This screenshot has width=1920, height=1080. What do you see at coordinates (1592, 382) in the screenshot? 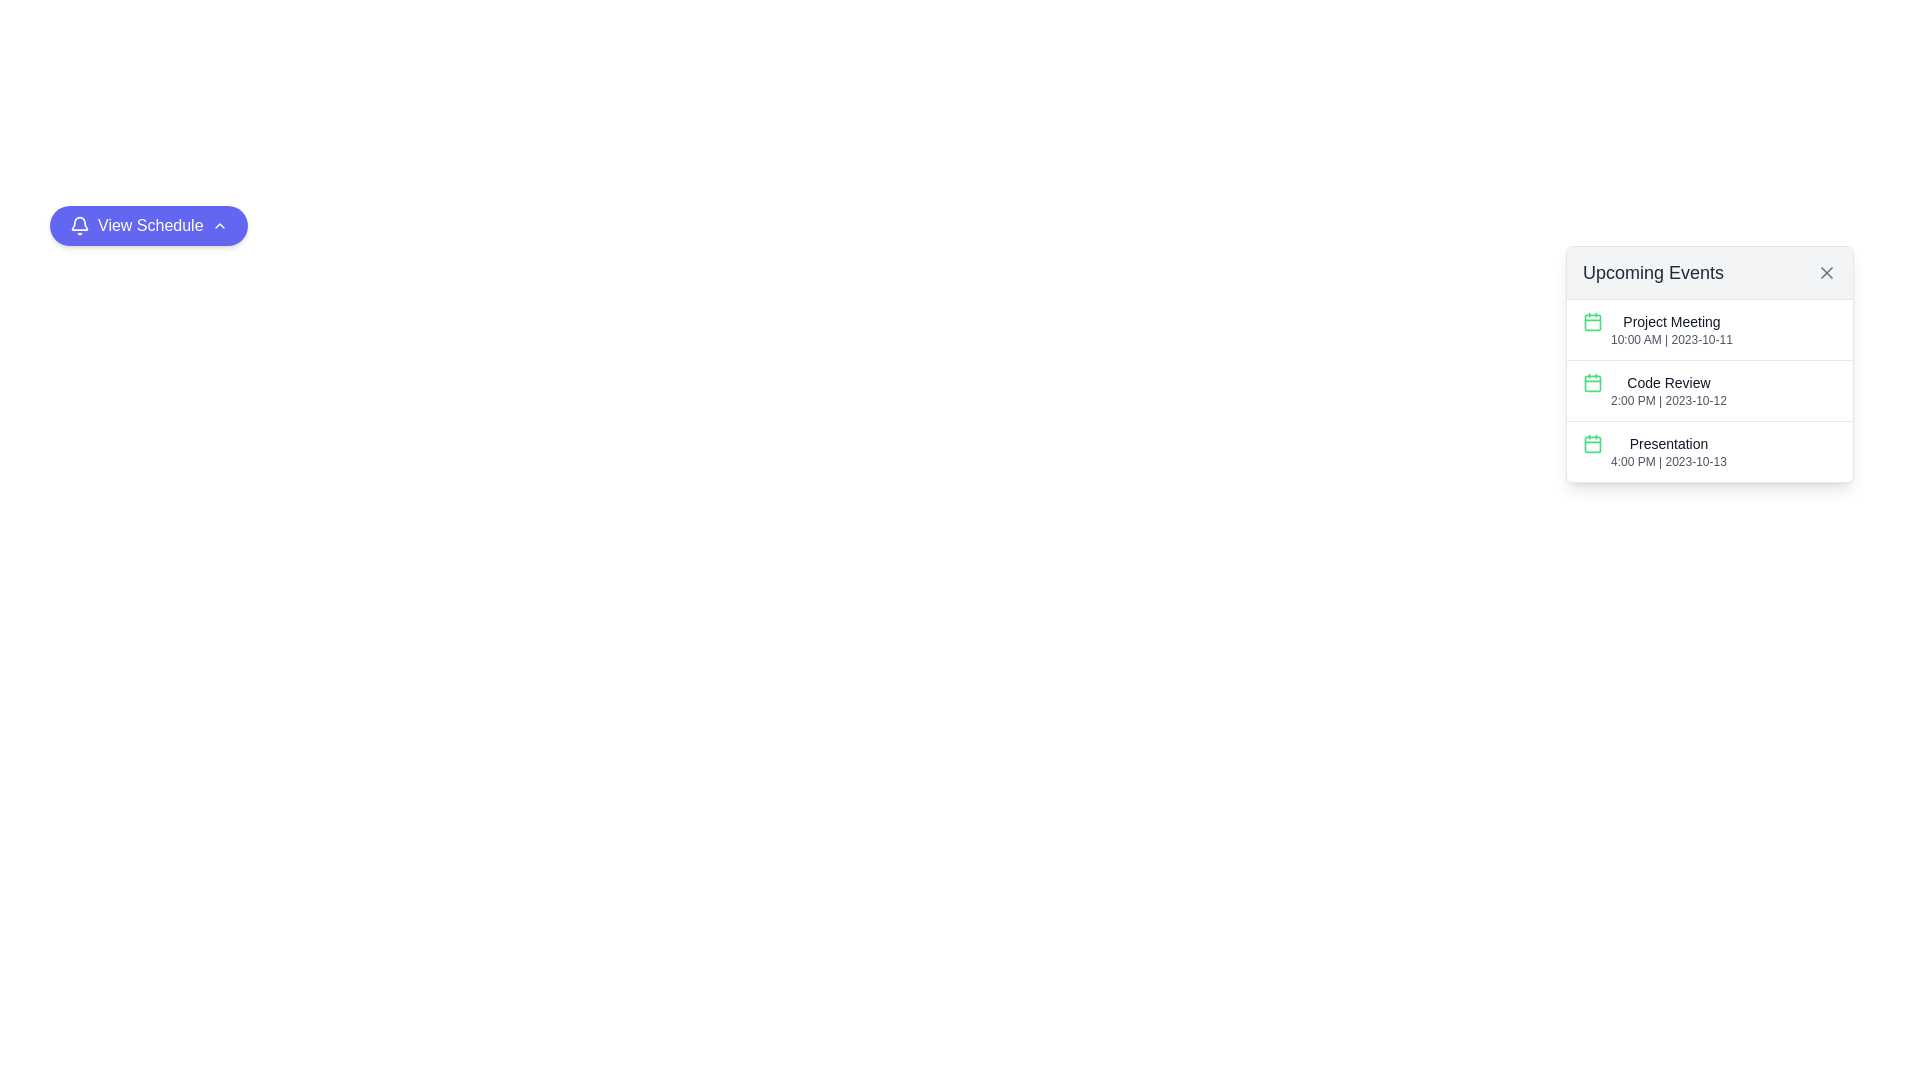
I see `the calendar icon with a green outline located to the left of the text 'Code Review' in the 'Upcoming Events' section` at bounding box center [1592, 382].